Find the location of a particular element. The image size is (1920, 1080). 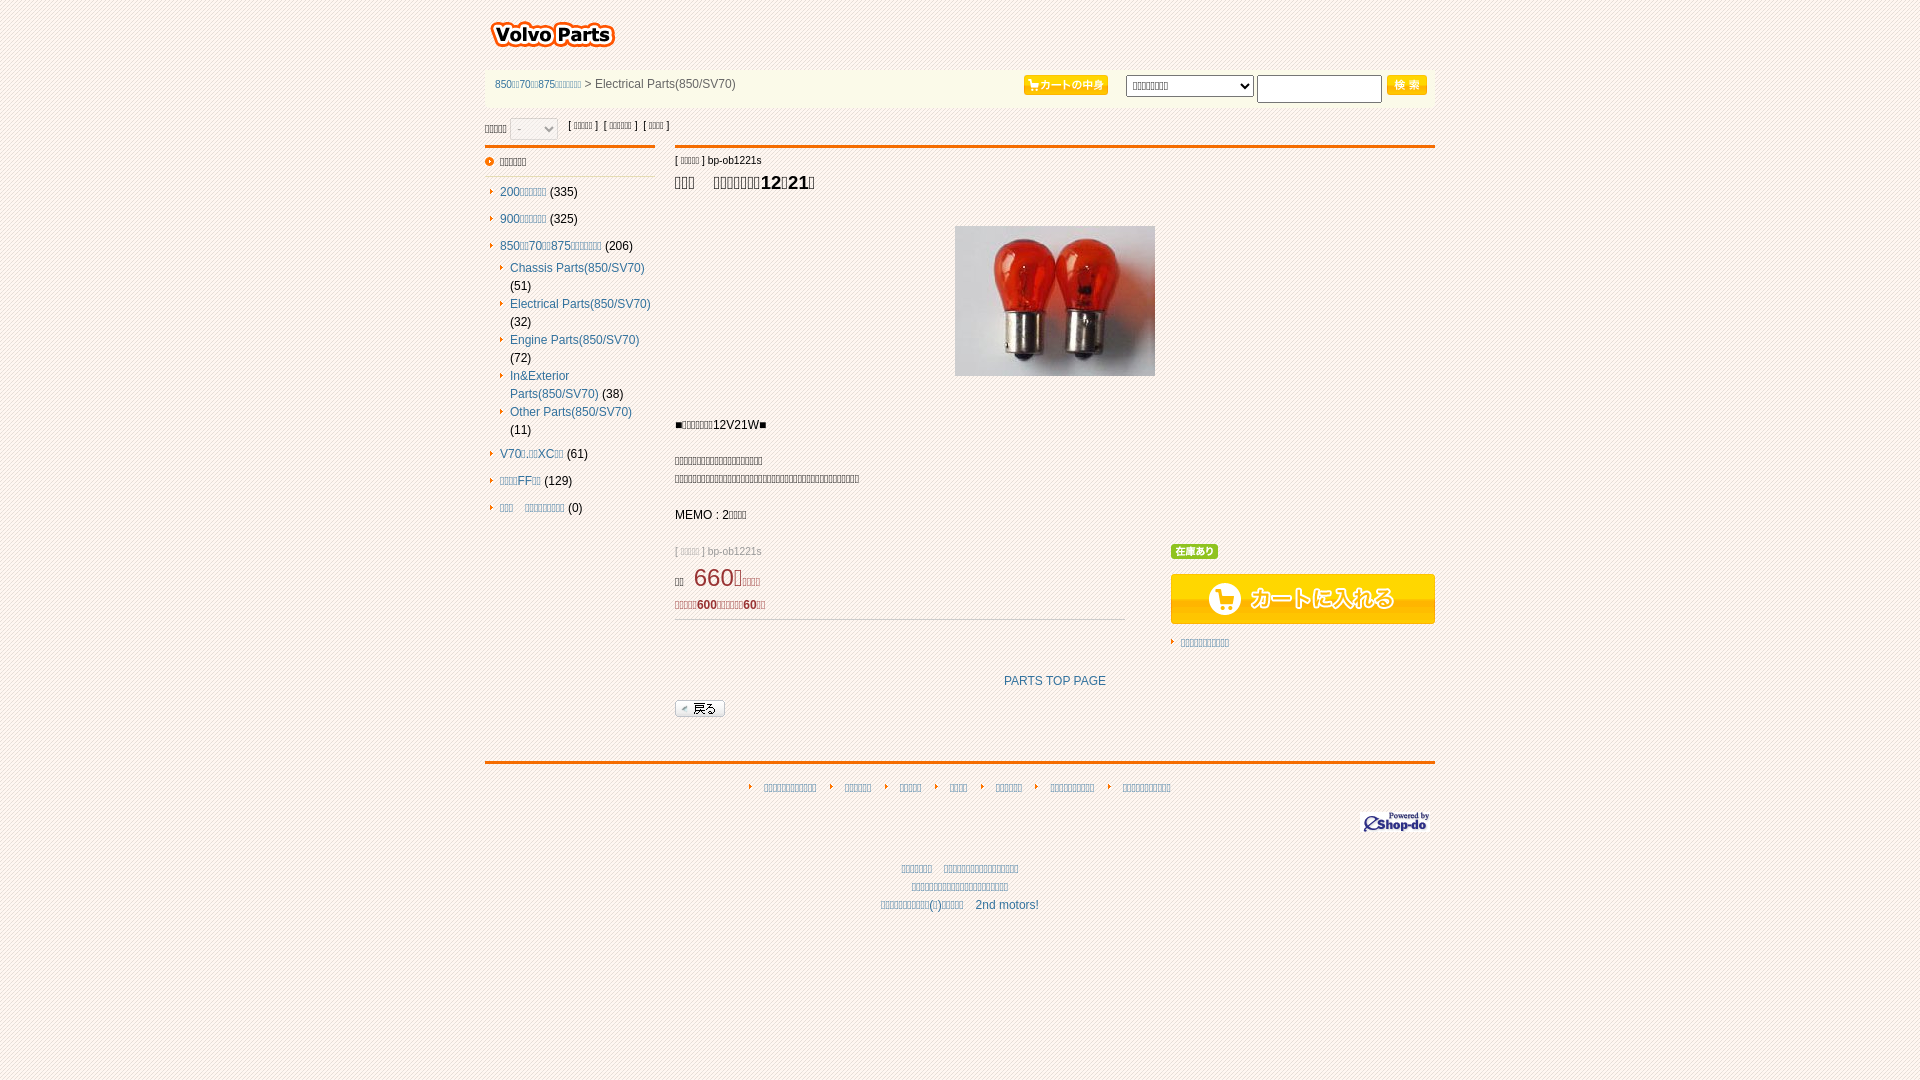

'In&Exterior Parts(850/SV70)' is located at coordinates (509, 385).